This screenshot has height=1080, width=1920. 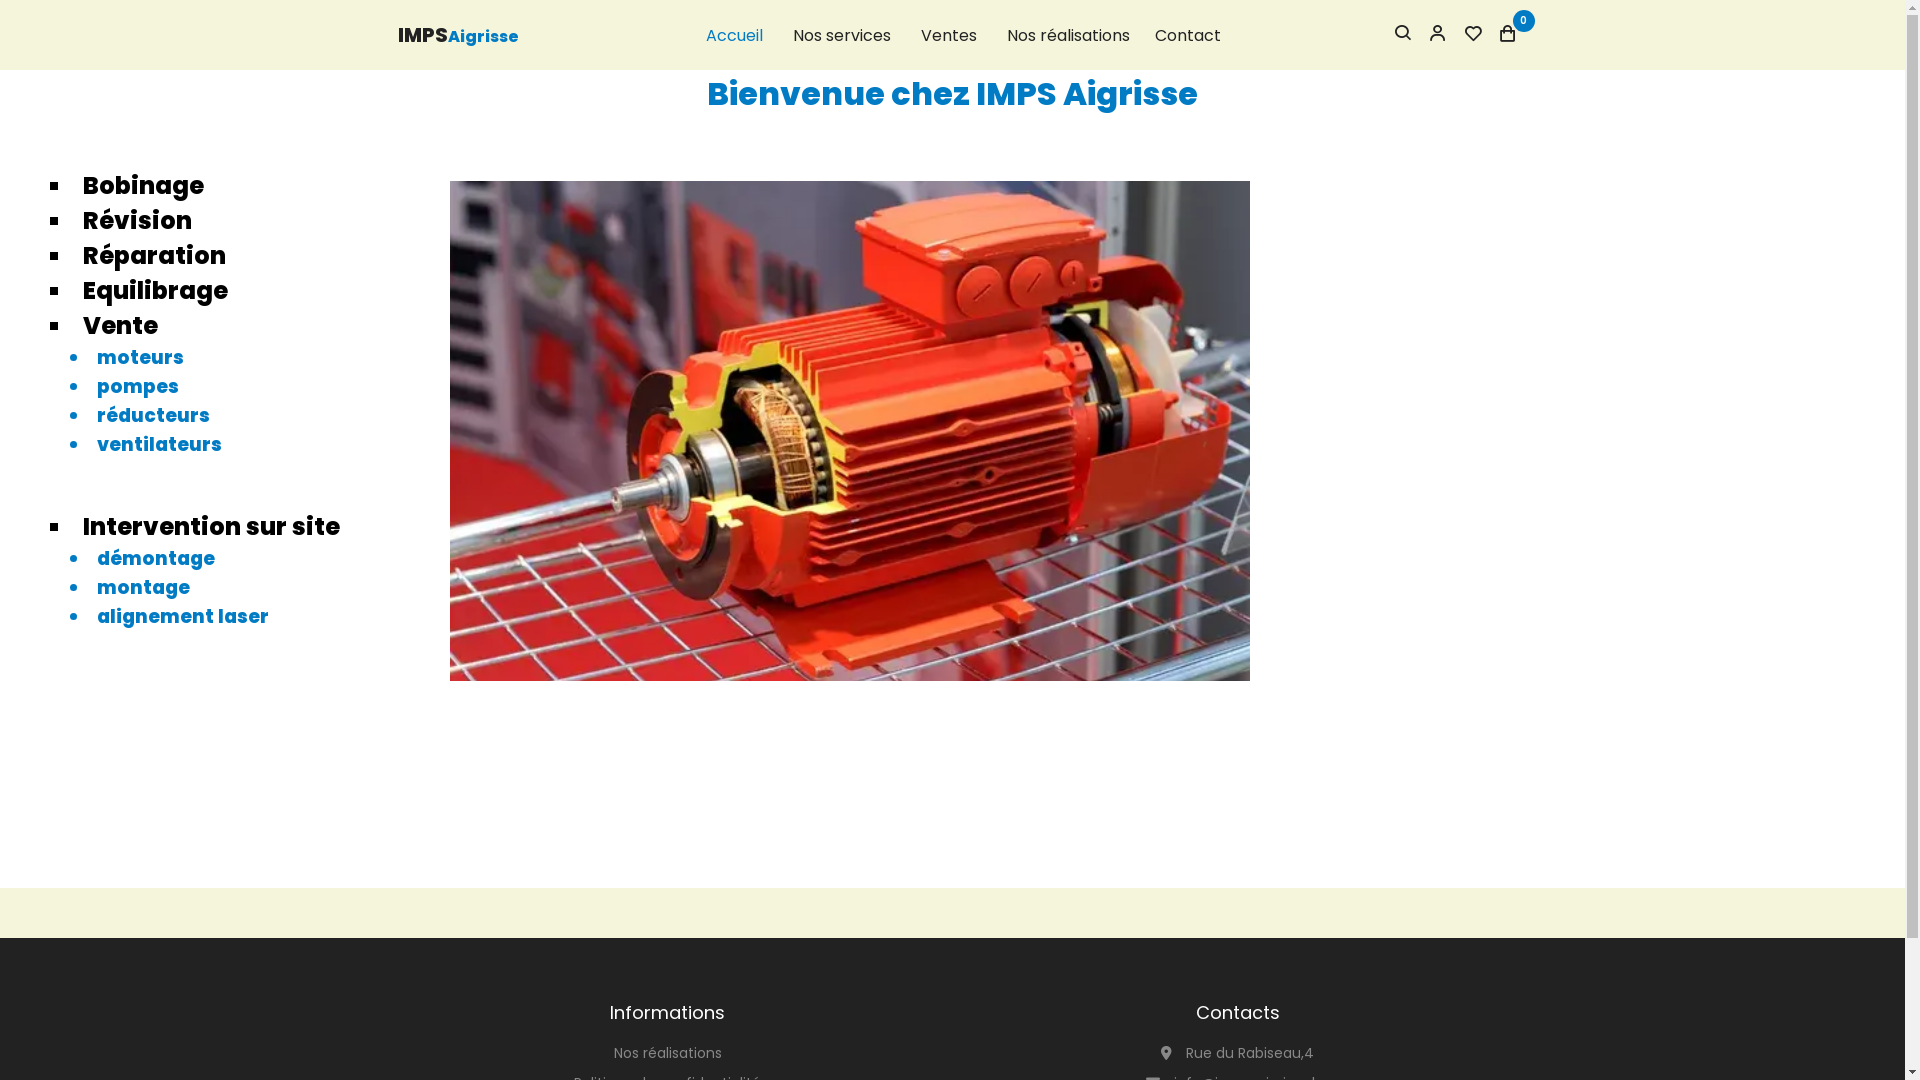 I want to click on 'Contact', so click(x=1186, y=35).